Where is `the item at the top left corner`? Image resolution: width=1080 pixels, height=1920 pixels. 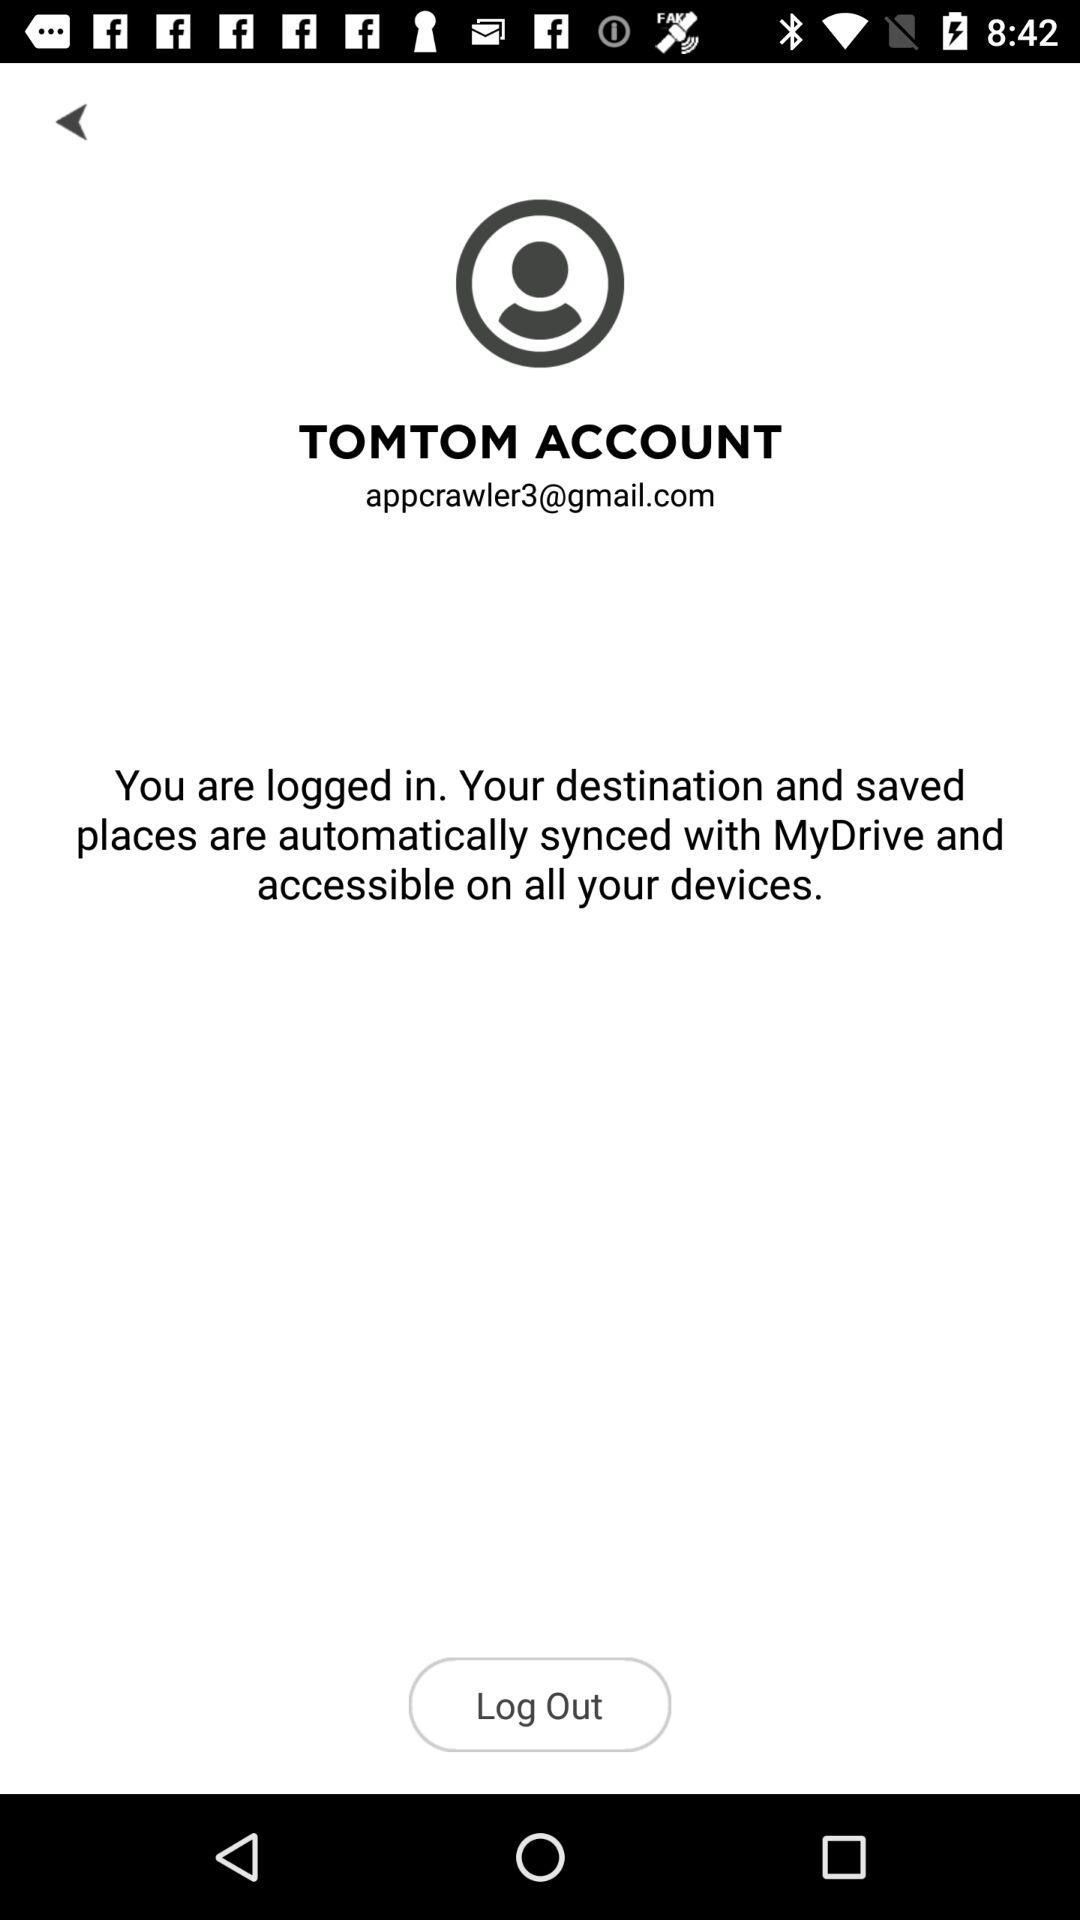 the item at the top left corner is located at coordinates (72, 119).